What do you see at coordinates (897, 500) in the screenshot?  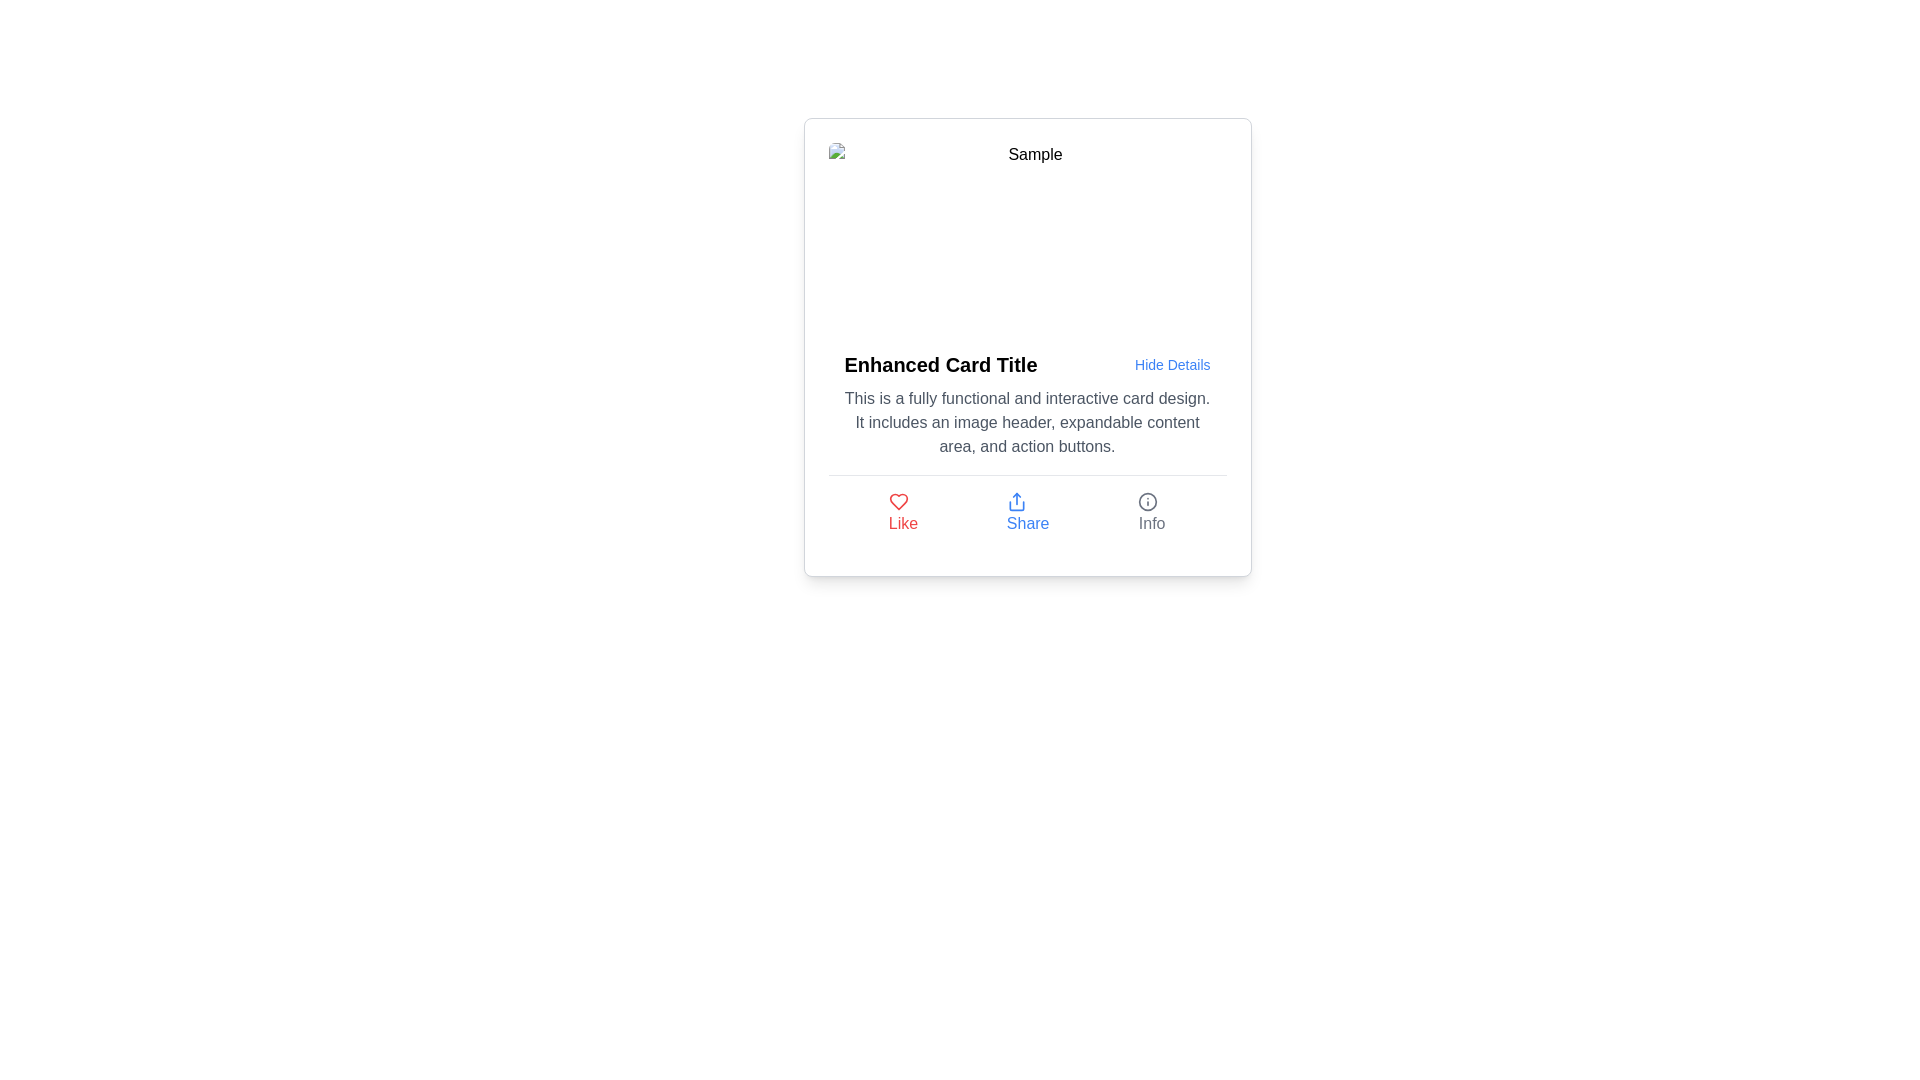 I see `the heart icon representing the 'Like' action, which is centrally located within the 'Like' button area at the bottom left of the card layout` at bounding box center [897, 500].